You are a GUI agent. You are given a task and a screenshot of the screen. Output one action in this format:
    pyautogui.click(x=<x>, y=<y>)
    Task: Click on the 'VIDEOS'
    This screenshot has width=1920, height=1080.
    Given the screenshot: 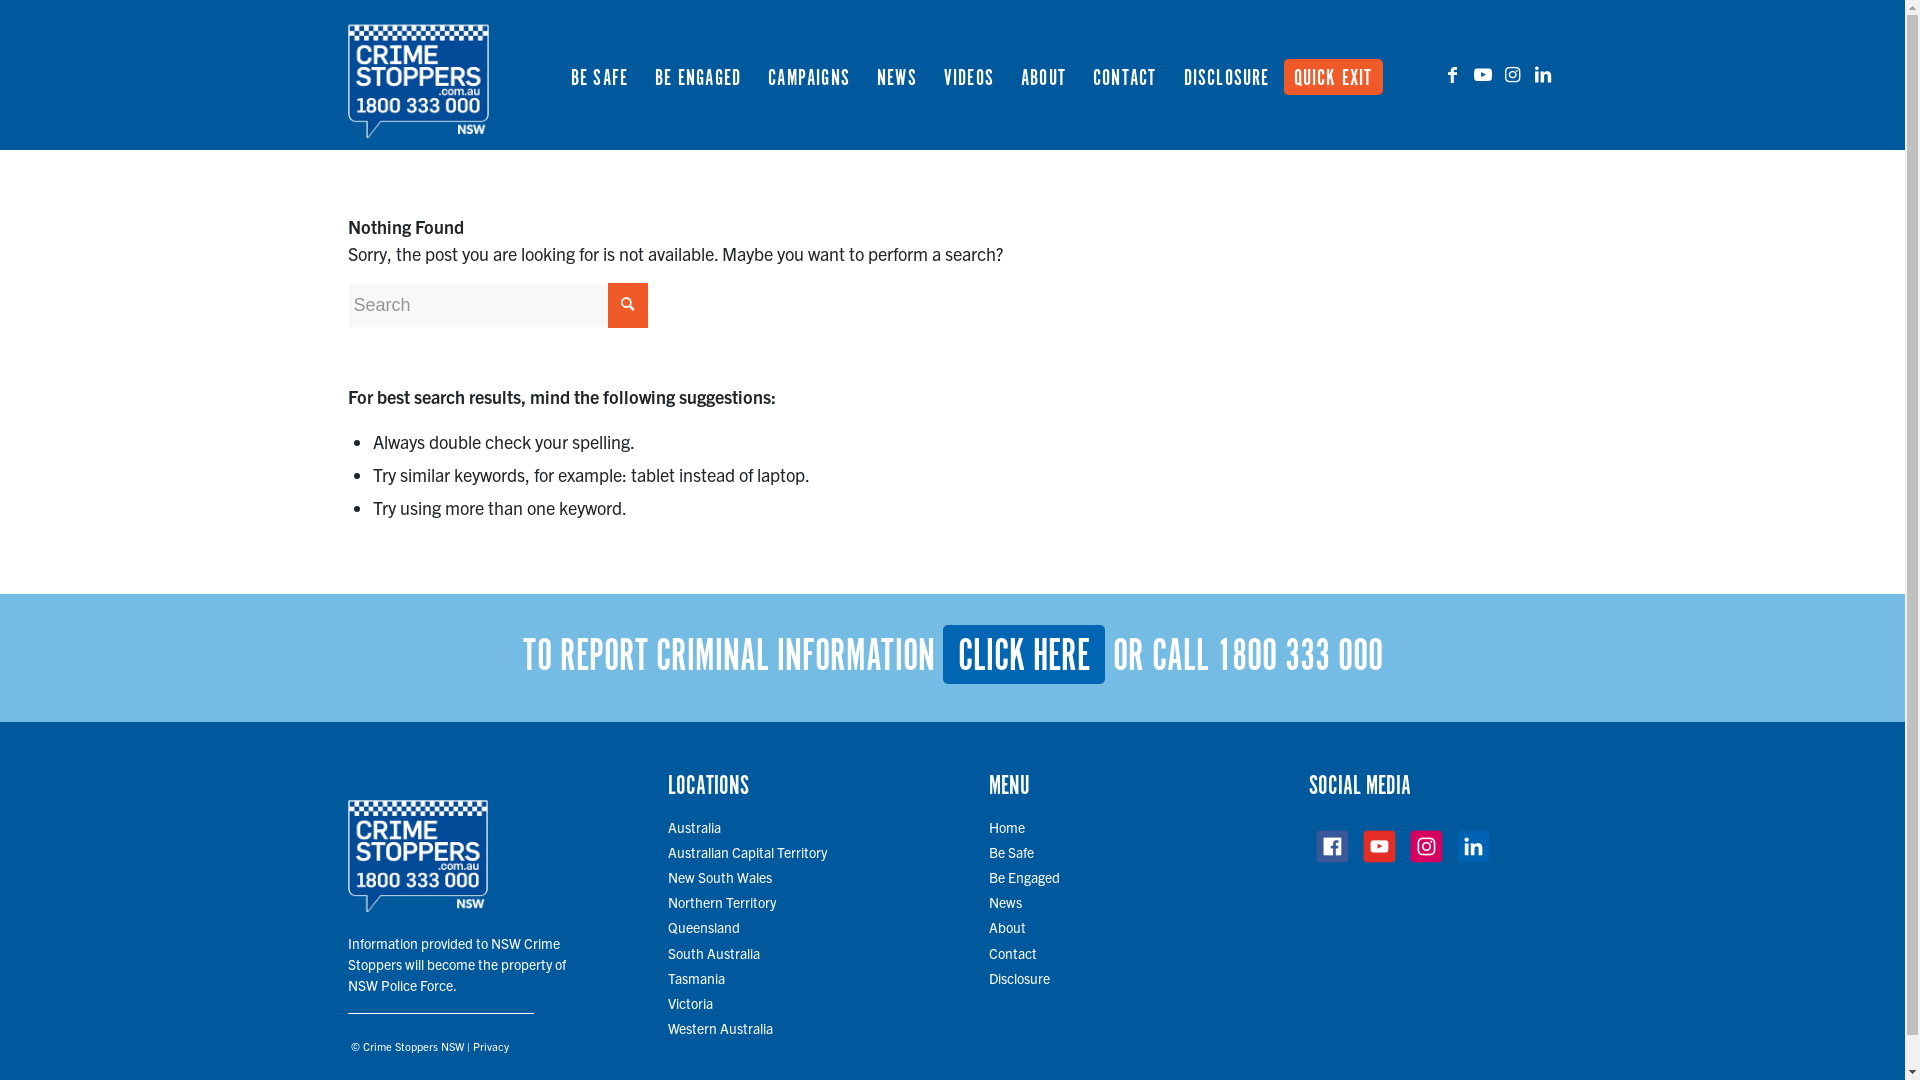 What is the action you would take?
    pyautogui.click(x=968, y=73)
    